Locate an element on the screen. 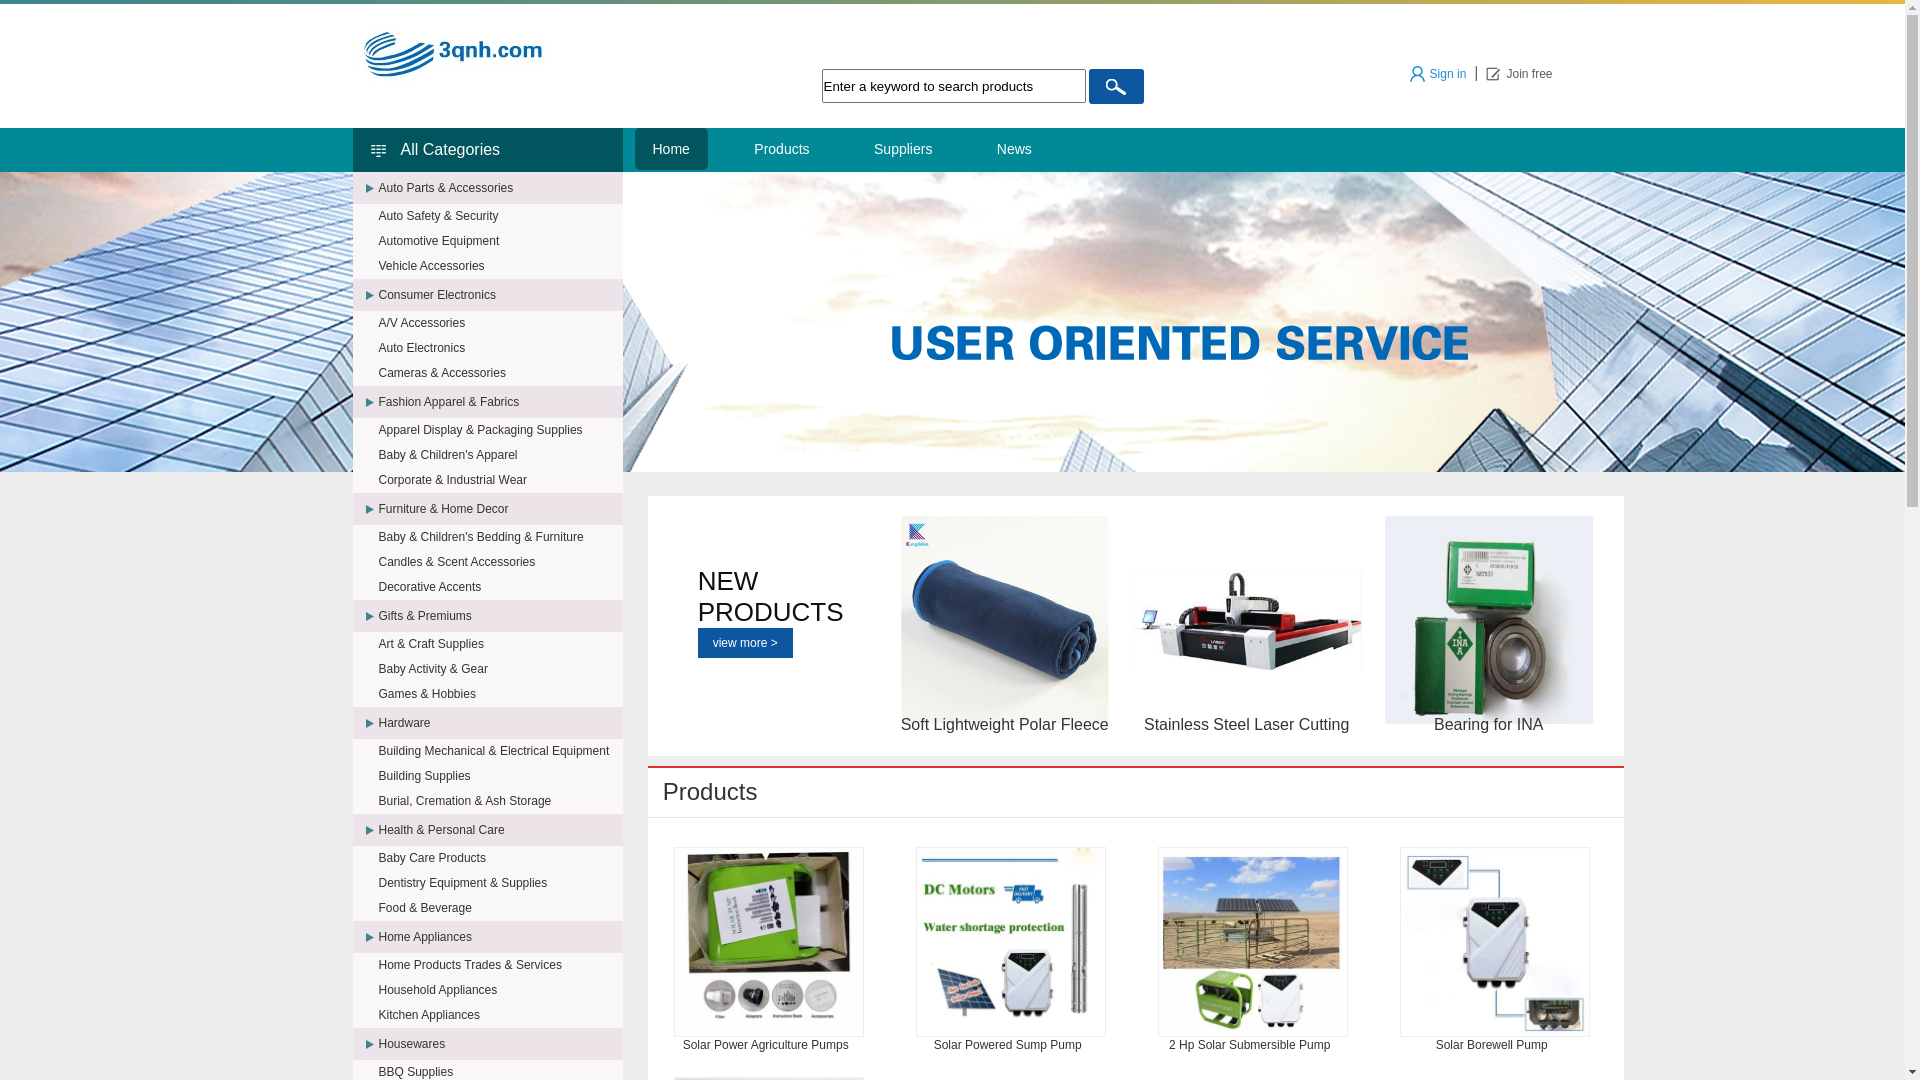  'view more >' is located at coordinates (744, 643).